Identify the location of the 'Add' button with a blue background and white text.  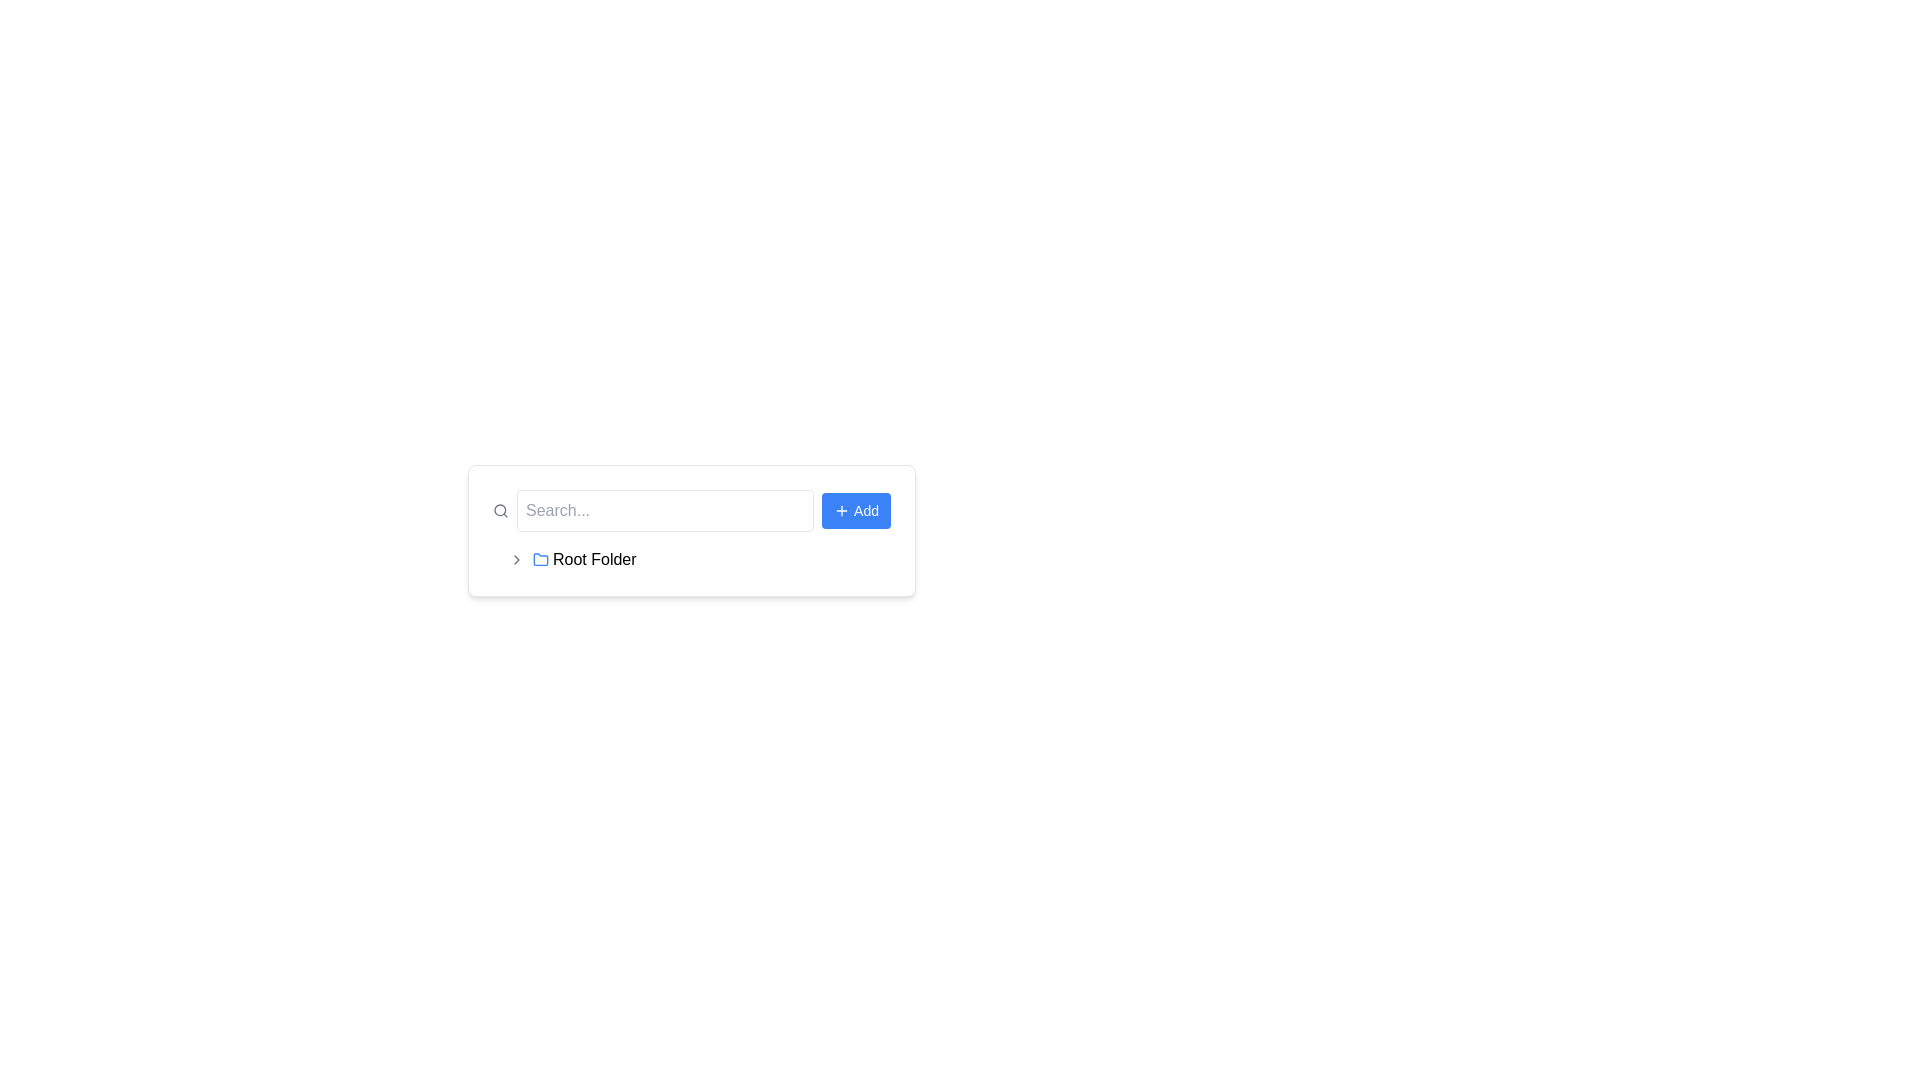
(856, 509).